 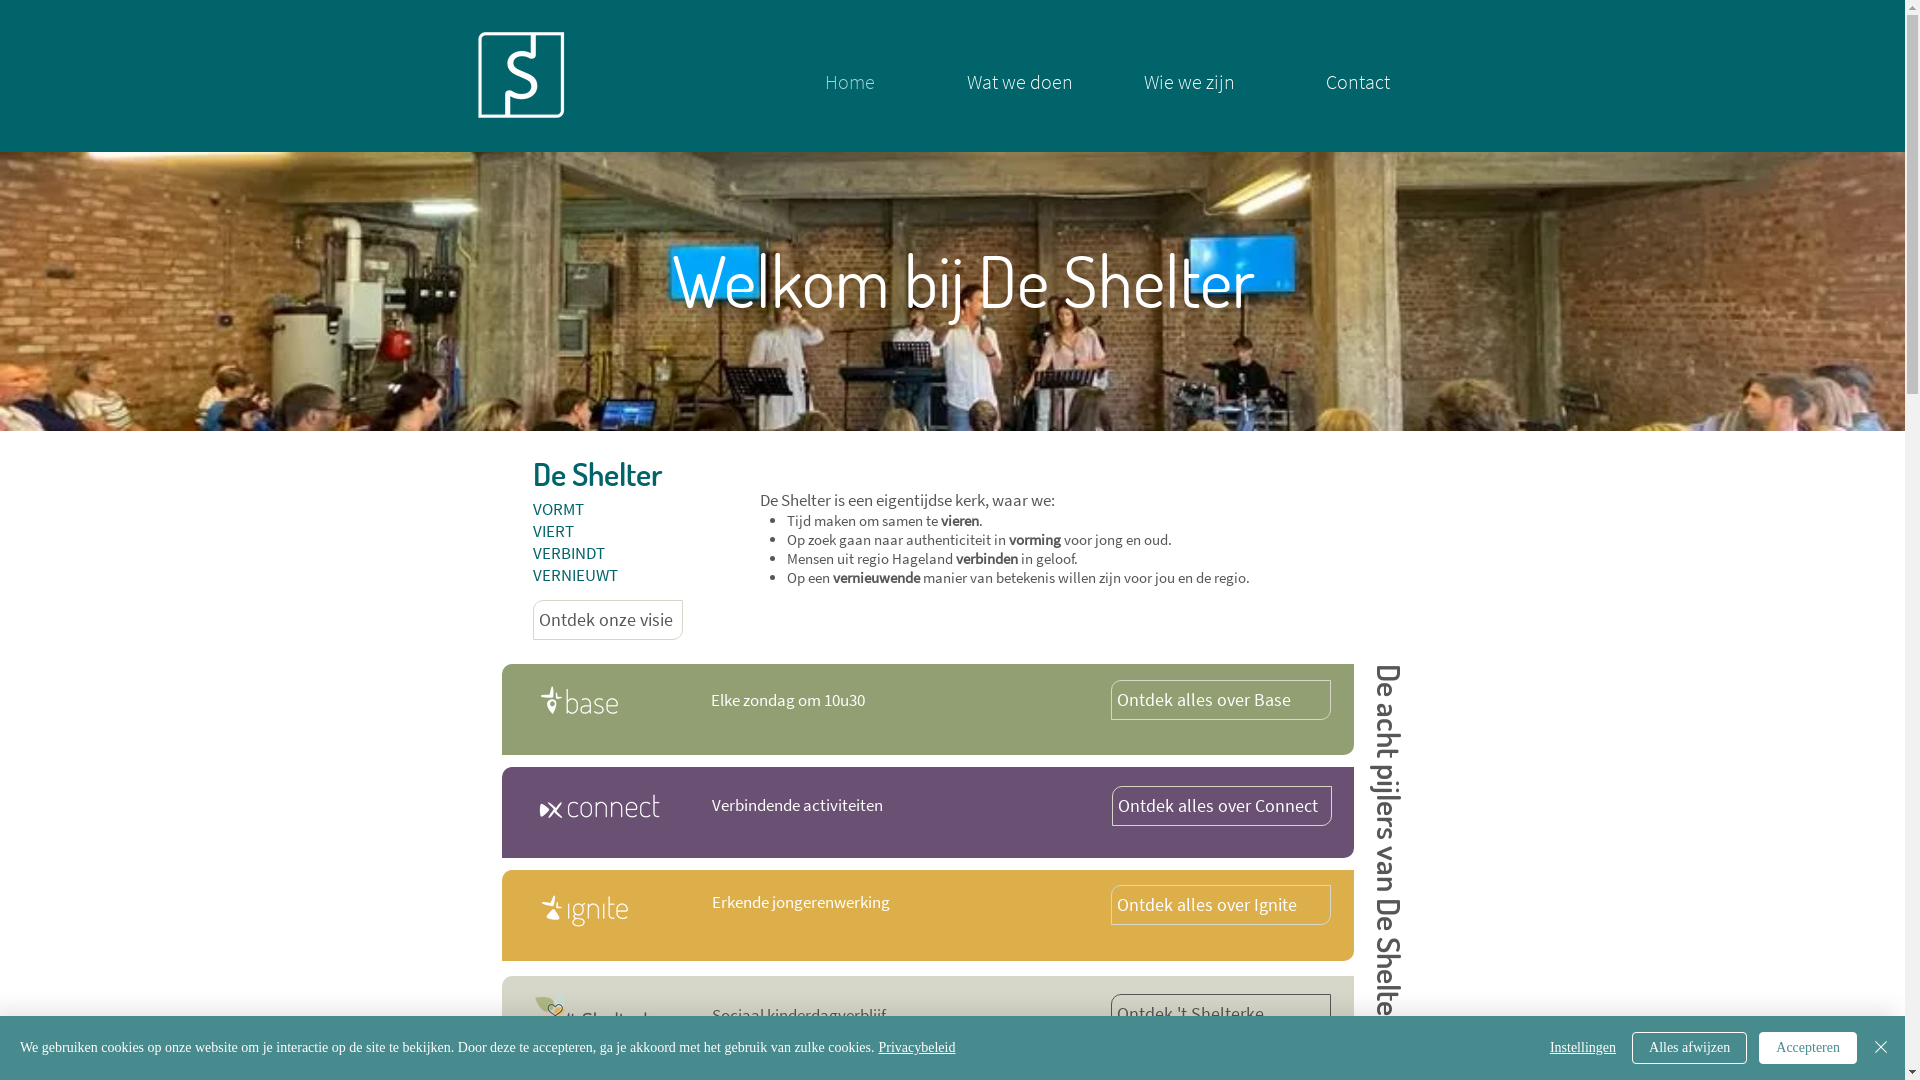 What do you see at coordinates (1108, 905) in the screenshot?
I see `'Ontdek alles over Ignite'` at bounding box center [1108, 905].